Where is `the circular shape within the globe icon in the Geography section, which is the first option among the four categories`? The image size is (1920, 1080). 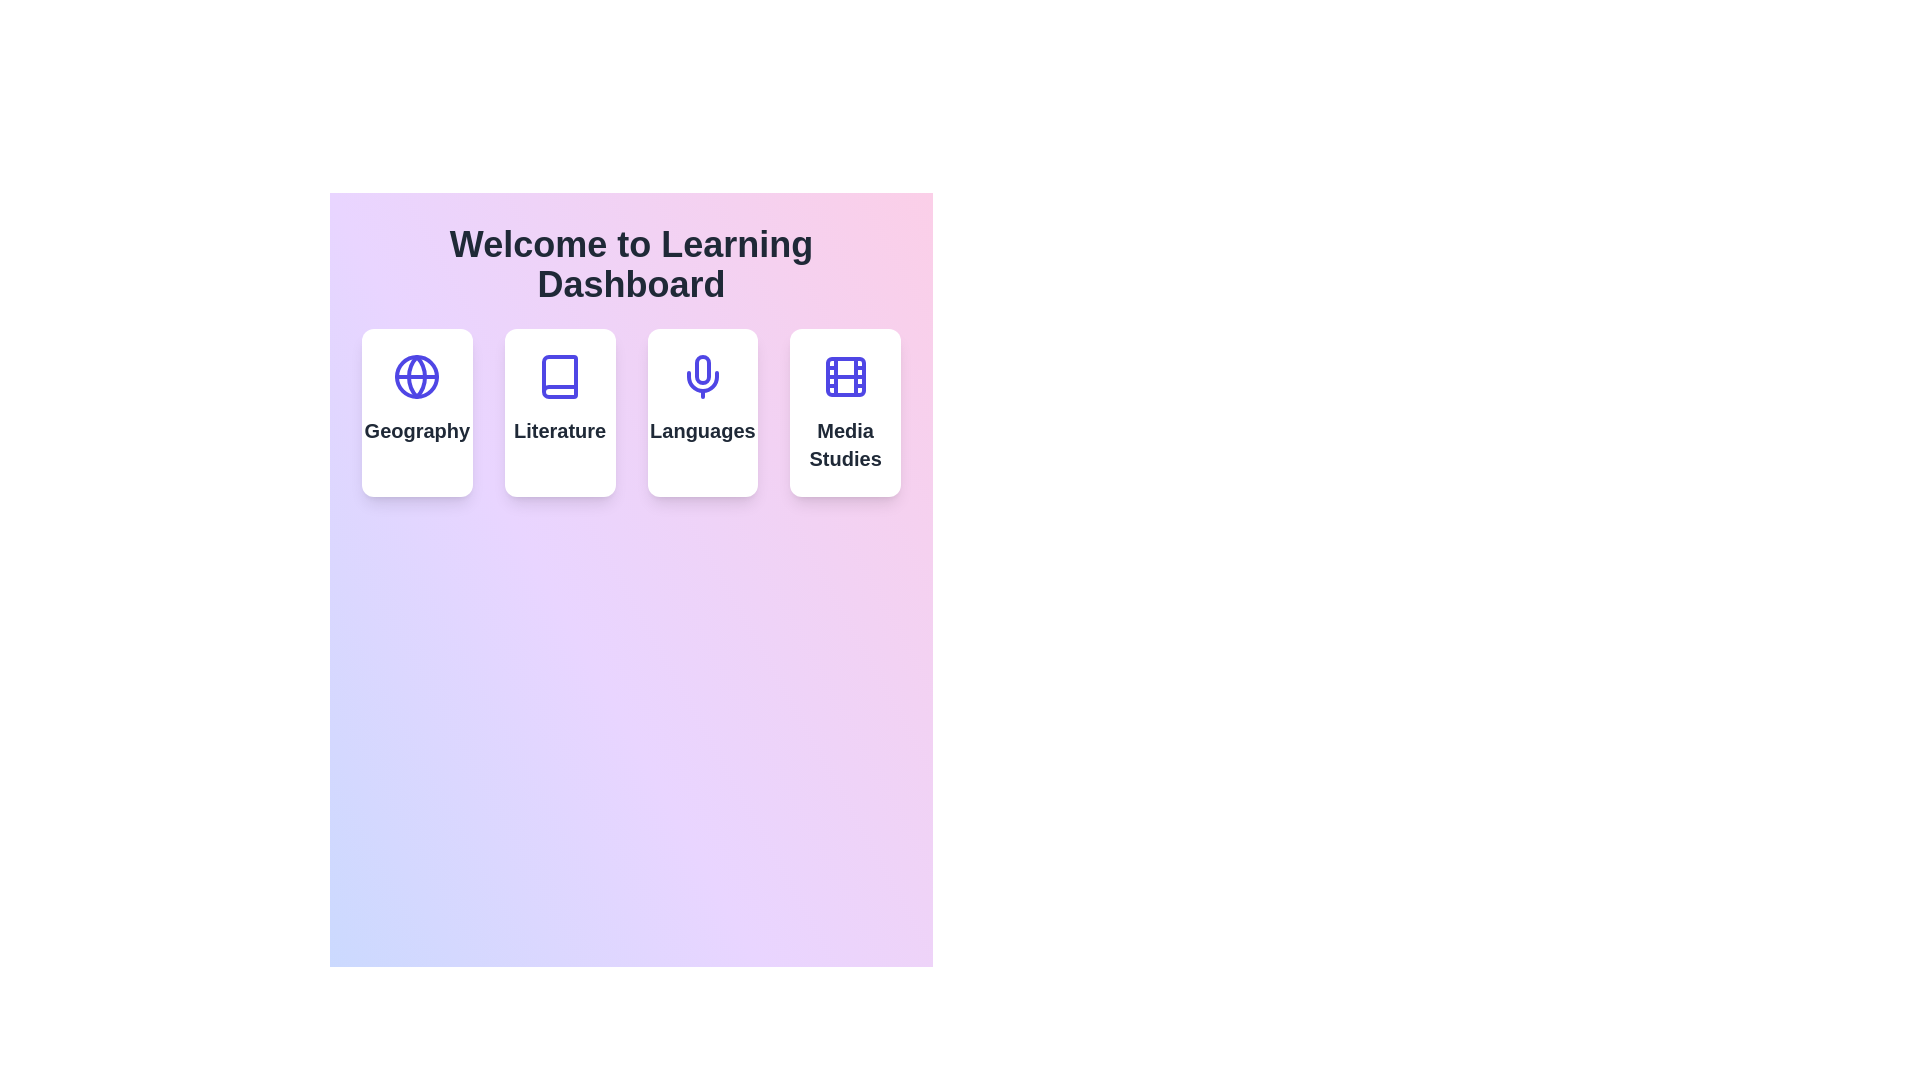
the circular shape within the globe icon in the Geography section, which is the first option among the four categories is located at coordinates (416, 377).